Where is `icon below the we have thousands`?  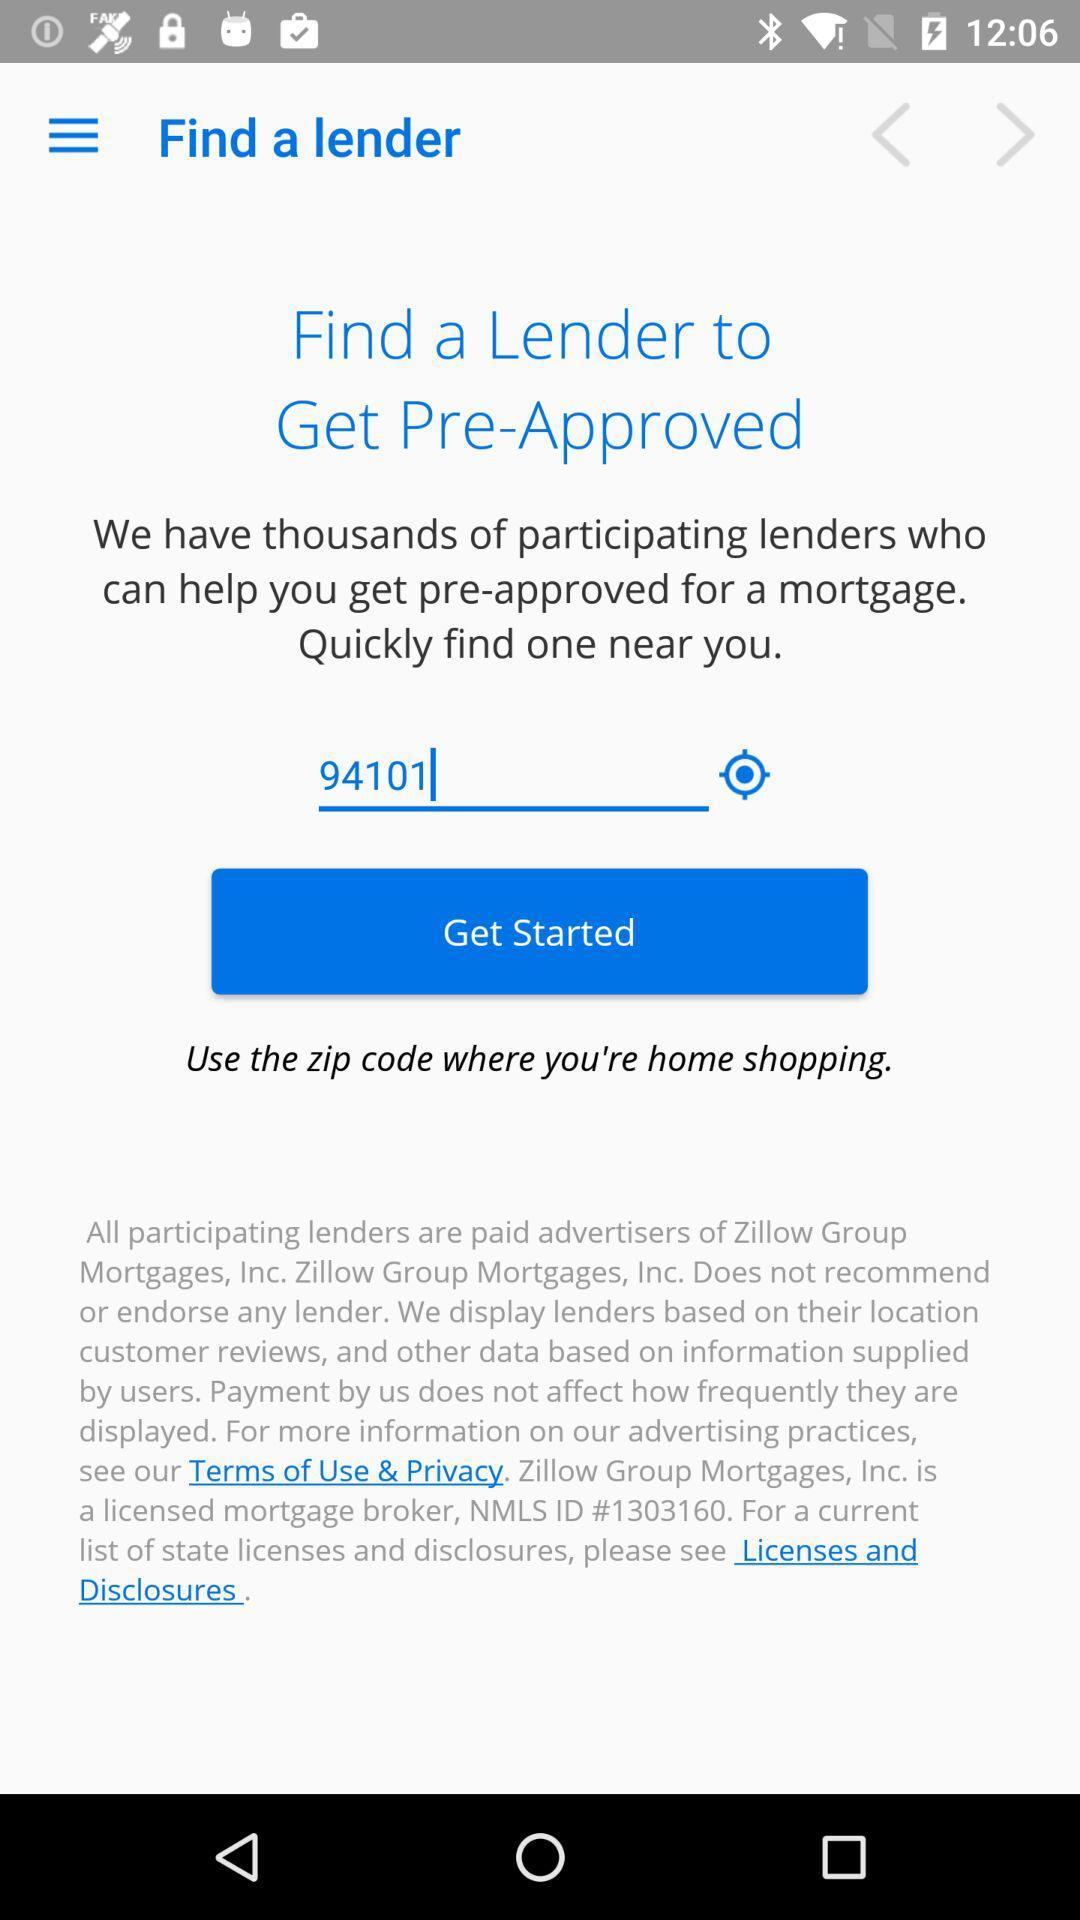 icon below the we have thousands is located at coordinates (745, 774).